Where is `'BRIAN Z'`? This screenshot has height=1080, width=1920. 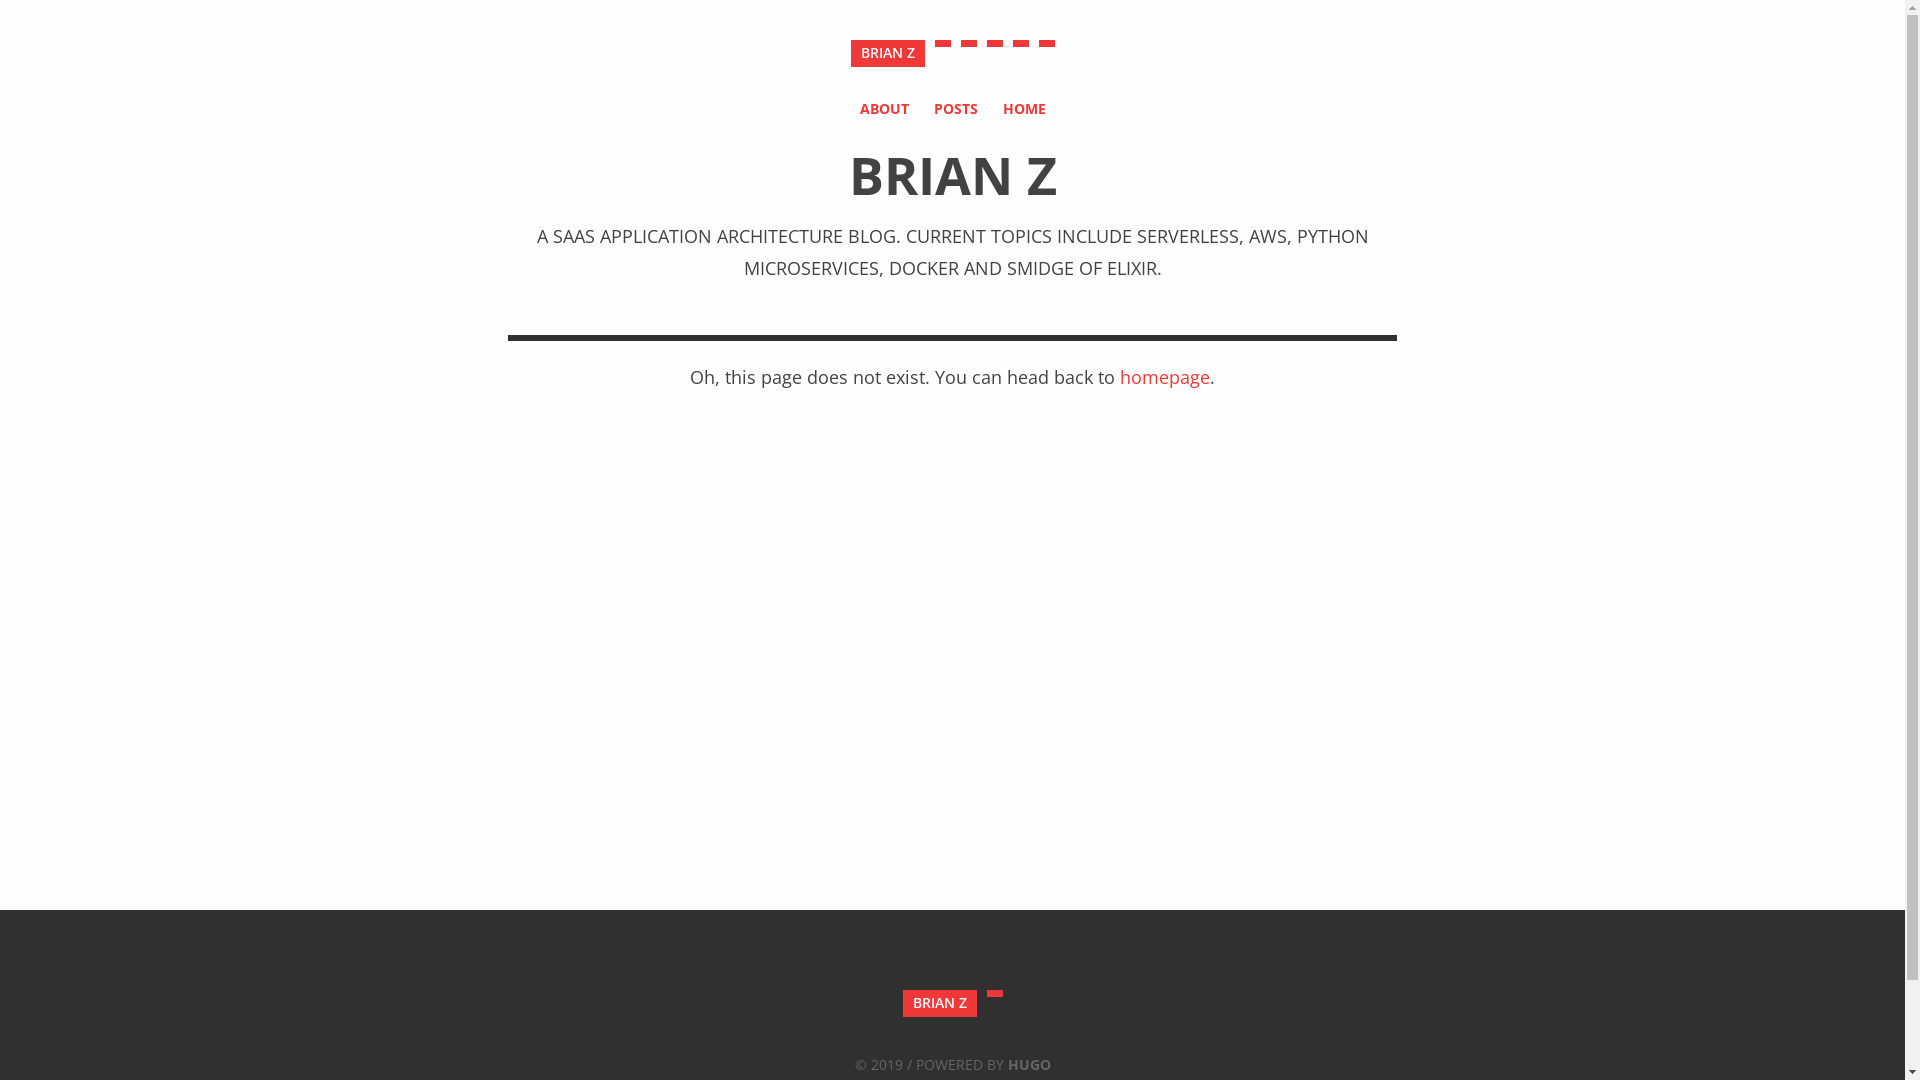
'BRIAN Z' is located at coordinates (938, 1003).